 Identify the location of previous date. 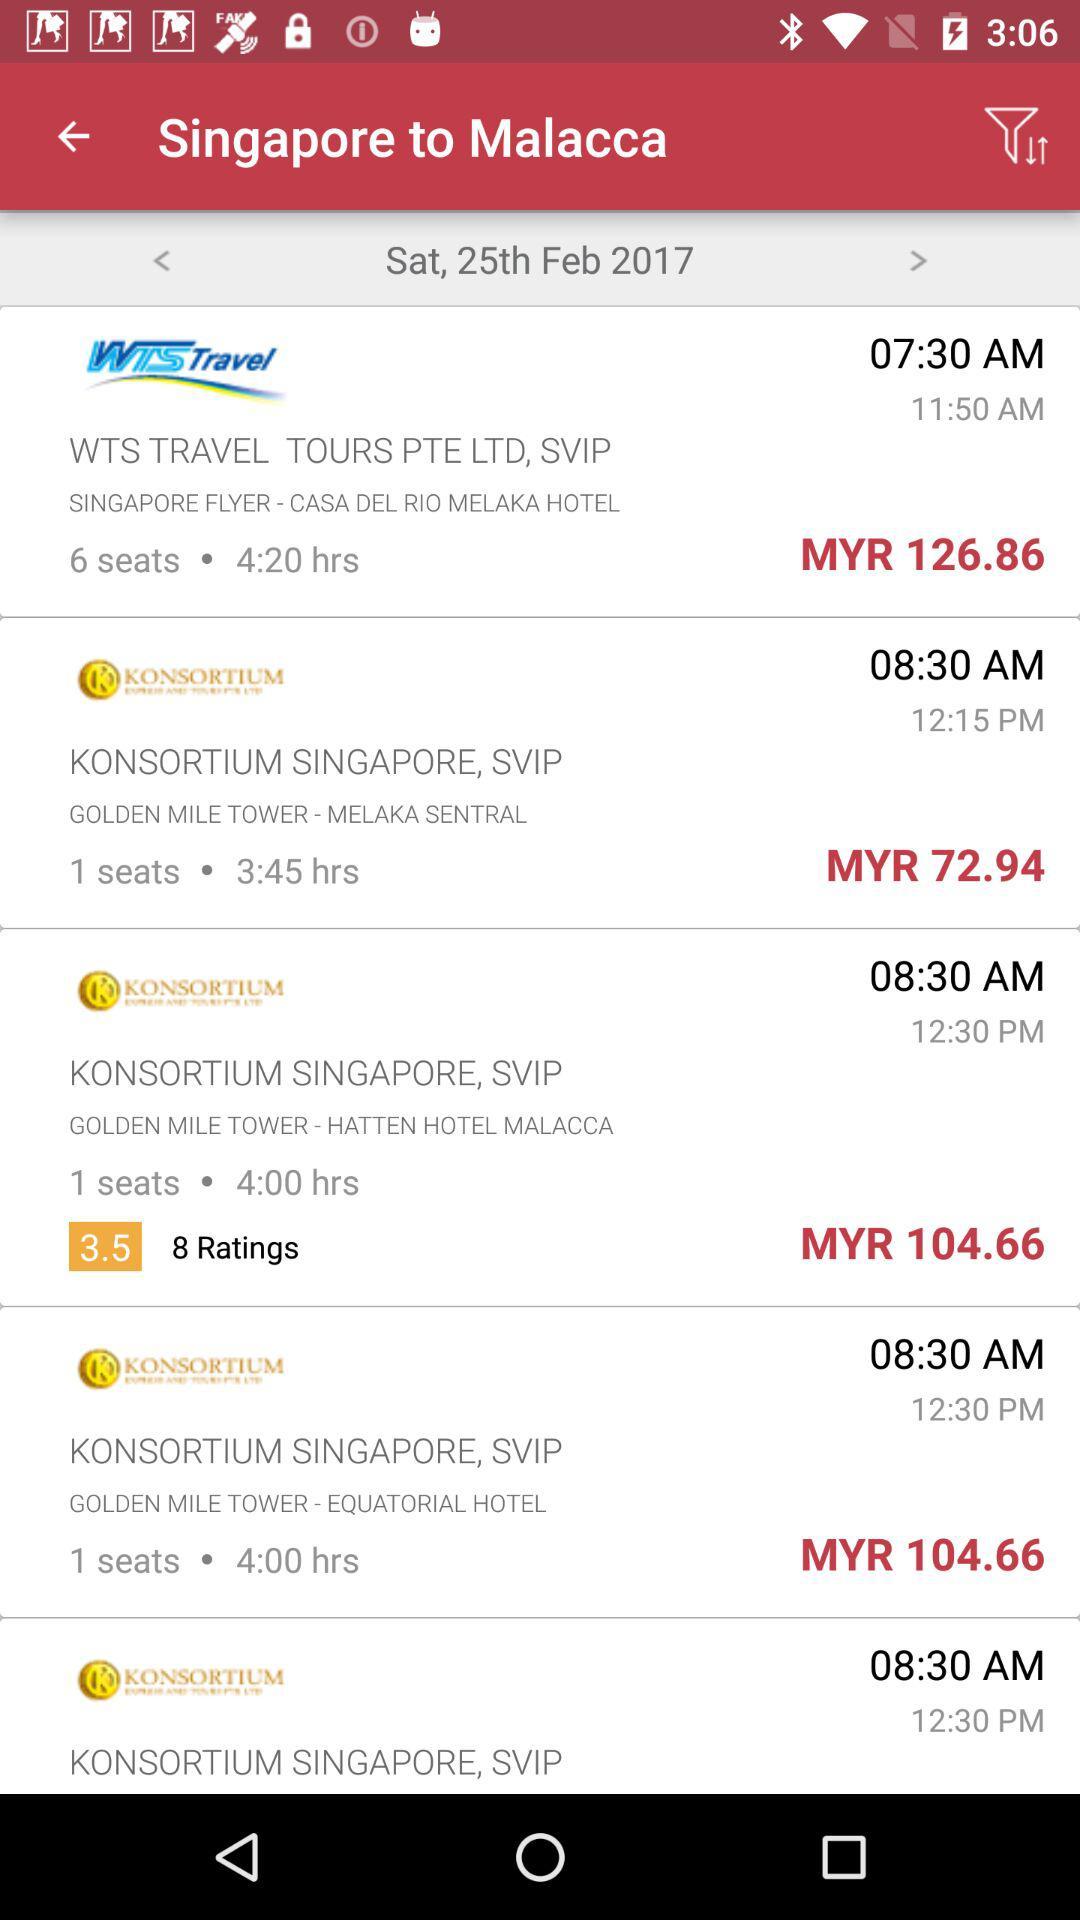
(159, 257).